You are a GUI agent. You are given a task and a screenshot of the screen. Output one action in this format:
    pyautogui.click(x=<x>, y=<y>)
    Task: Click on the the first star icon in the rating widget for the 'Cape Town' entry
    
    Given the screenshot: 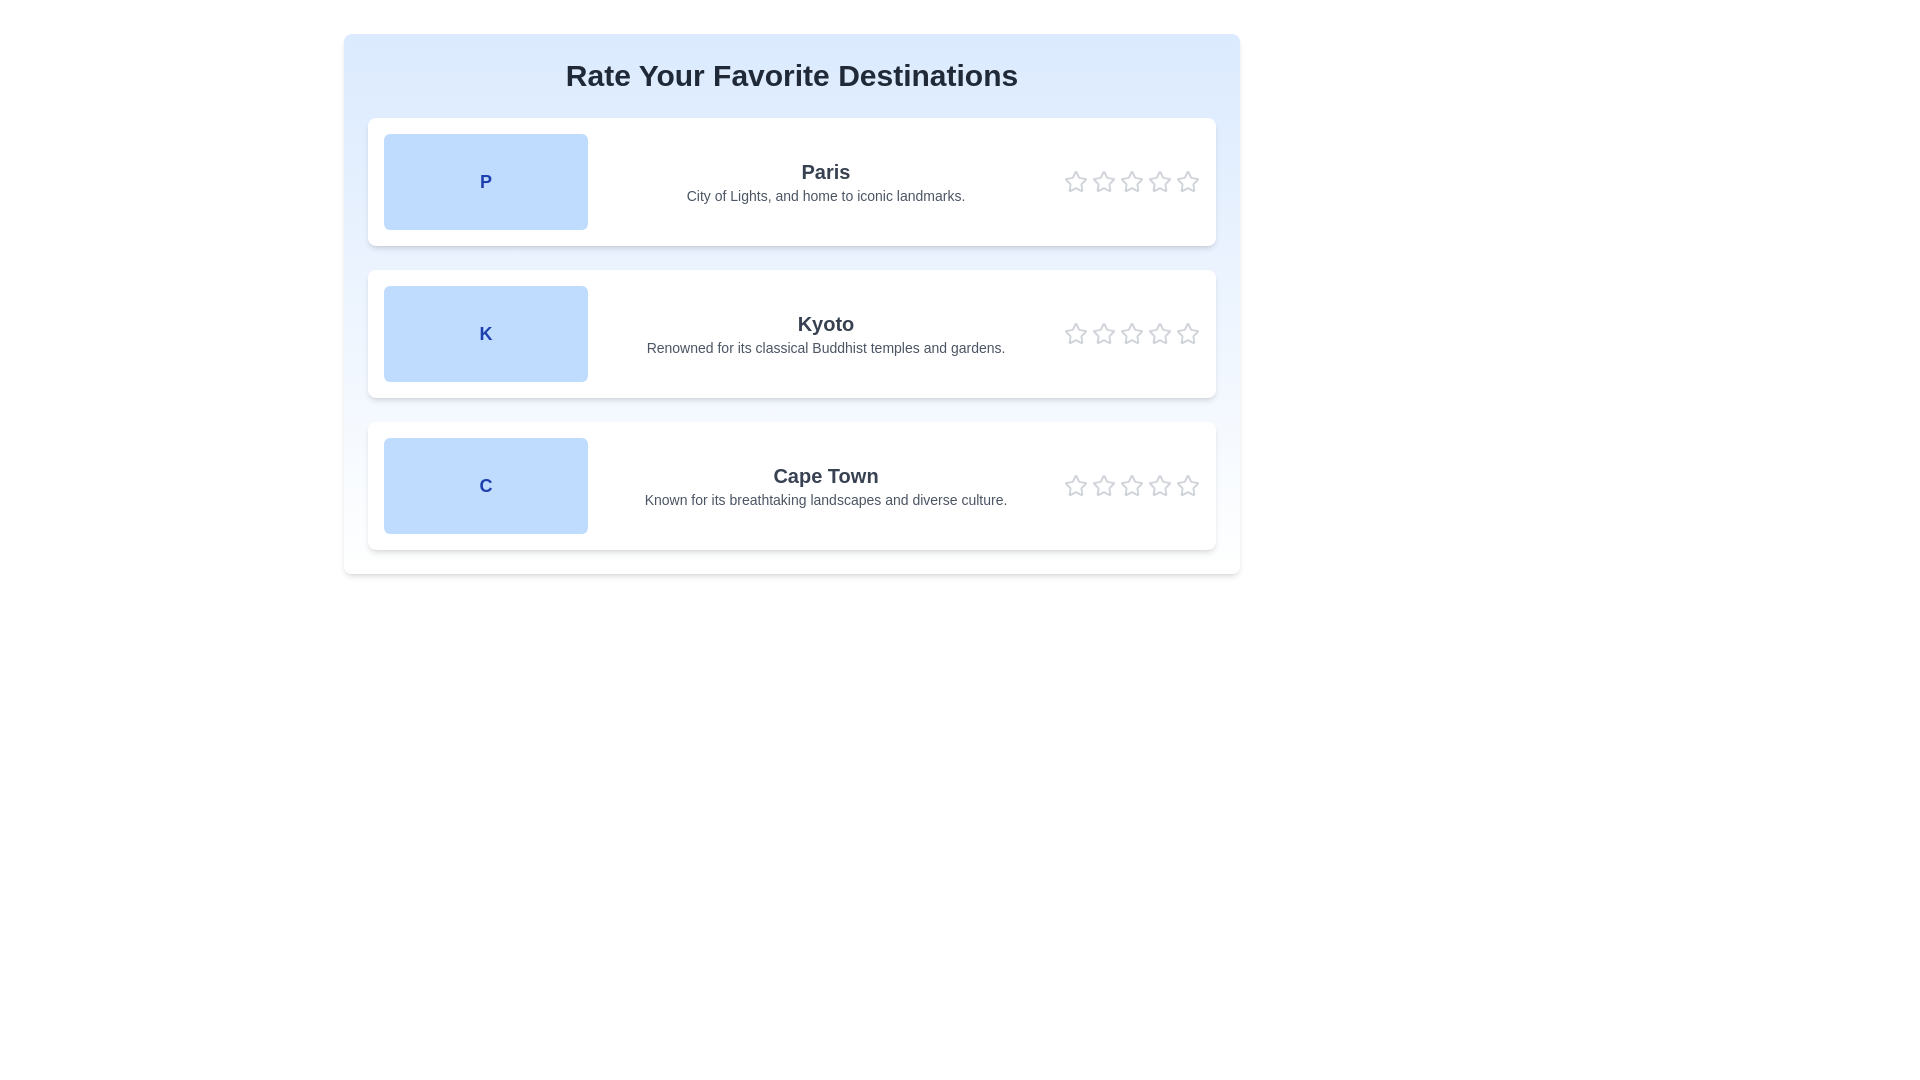 What is the action you would take?
    pyautogui.click(x=1074, y=485)
    